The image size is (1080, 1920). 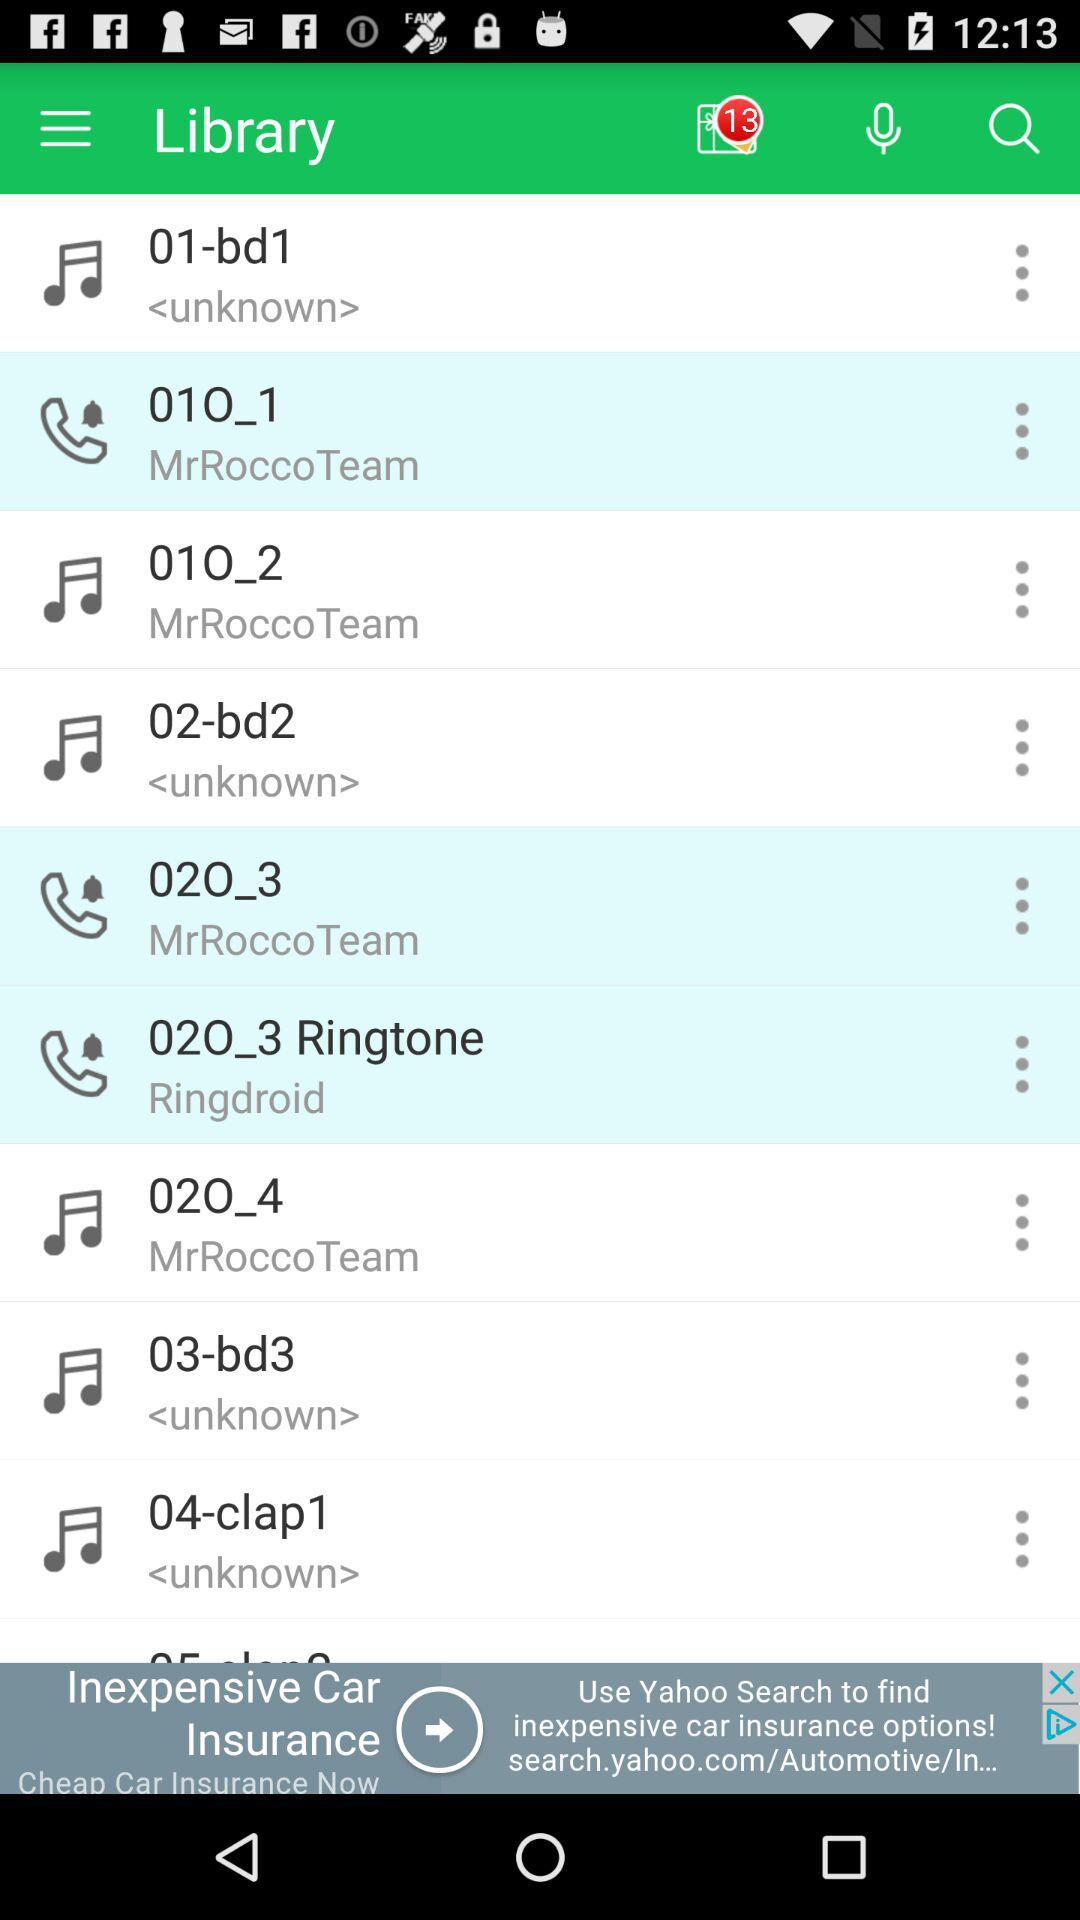 What do you see at coordinates (882, 136) in the screenshot?
I see `the microphone icon` at bounding box center [882, 136].